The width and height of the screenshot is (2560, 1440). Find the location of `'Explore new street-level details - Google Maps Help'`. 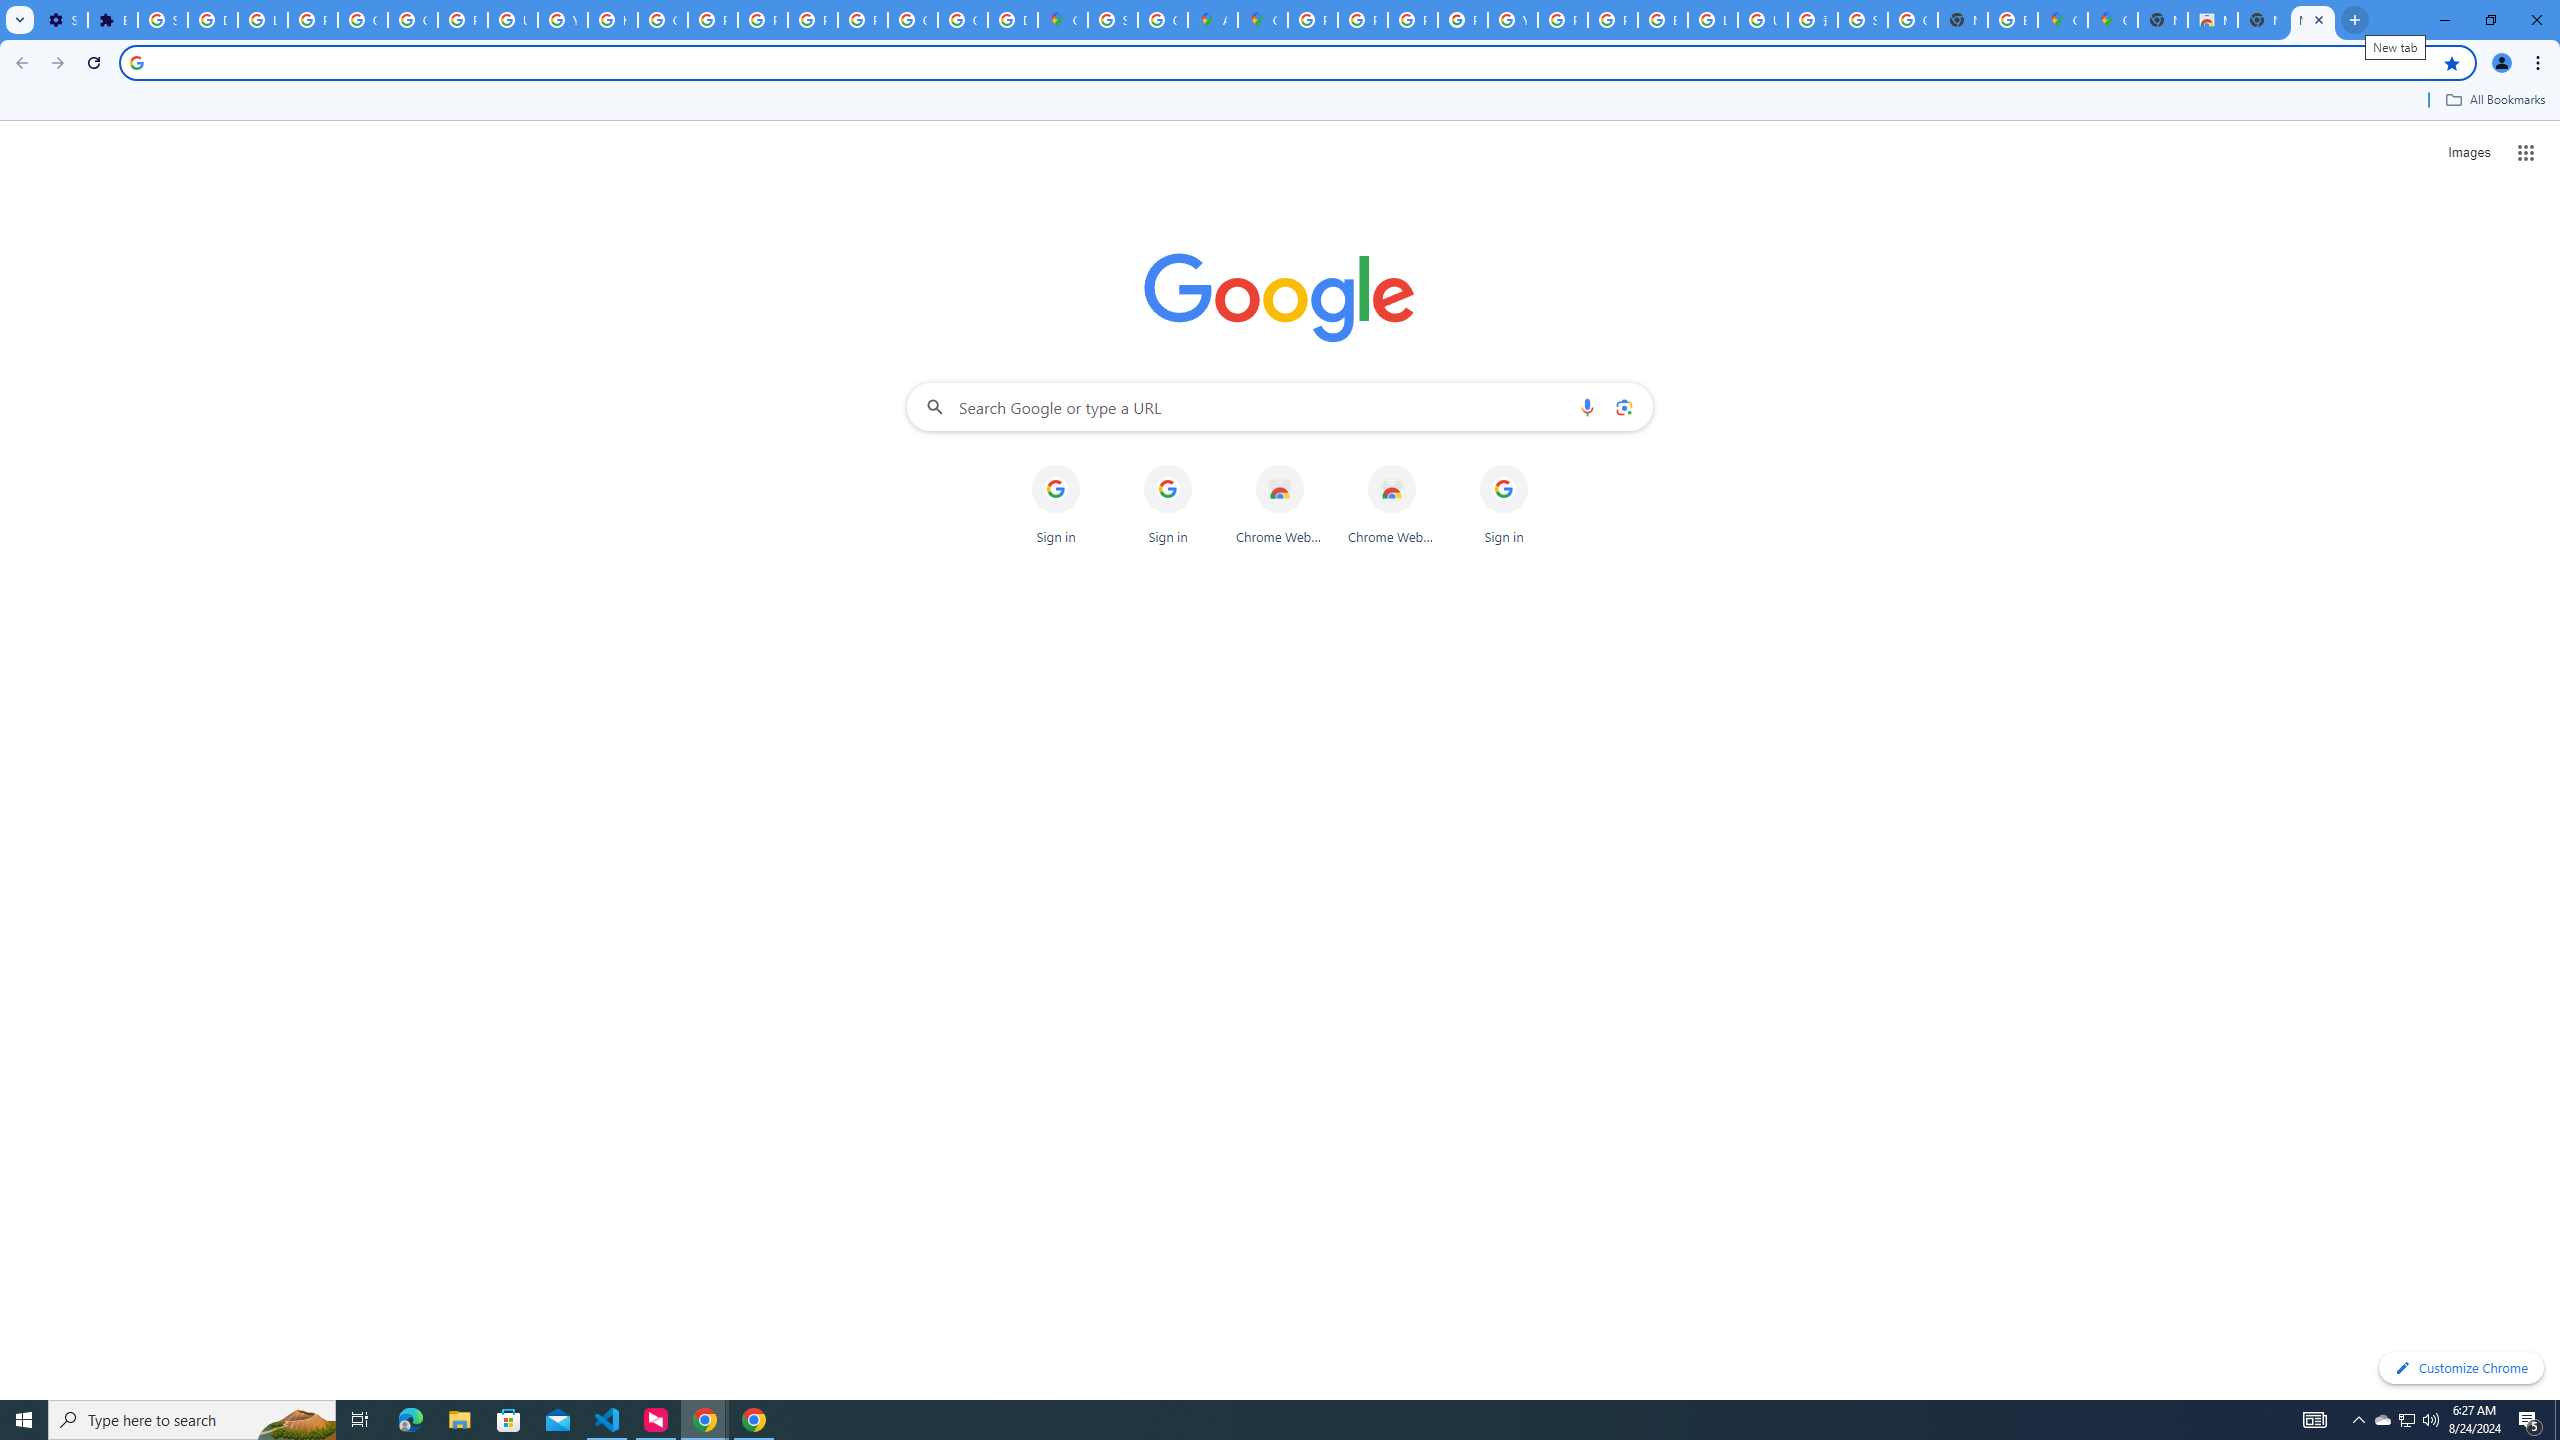

'Explore new street-level details - Google Maps Help' is located at coordinates (2013, 19).